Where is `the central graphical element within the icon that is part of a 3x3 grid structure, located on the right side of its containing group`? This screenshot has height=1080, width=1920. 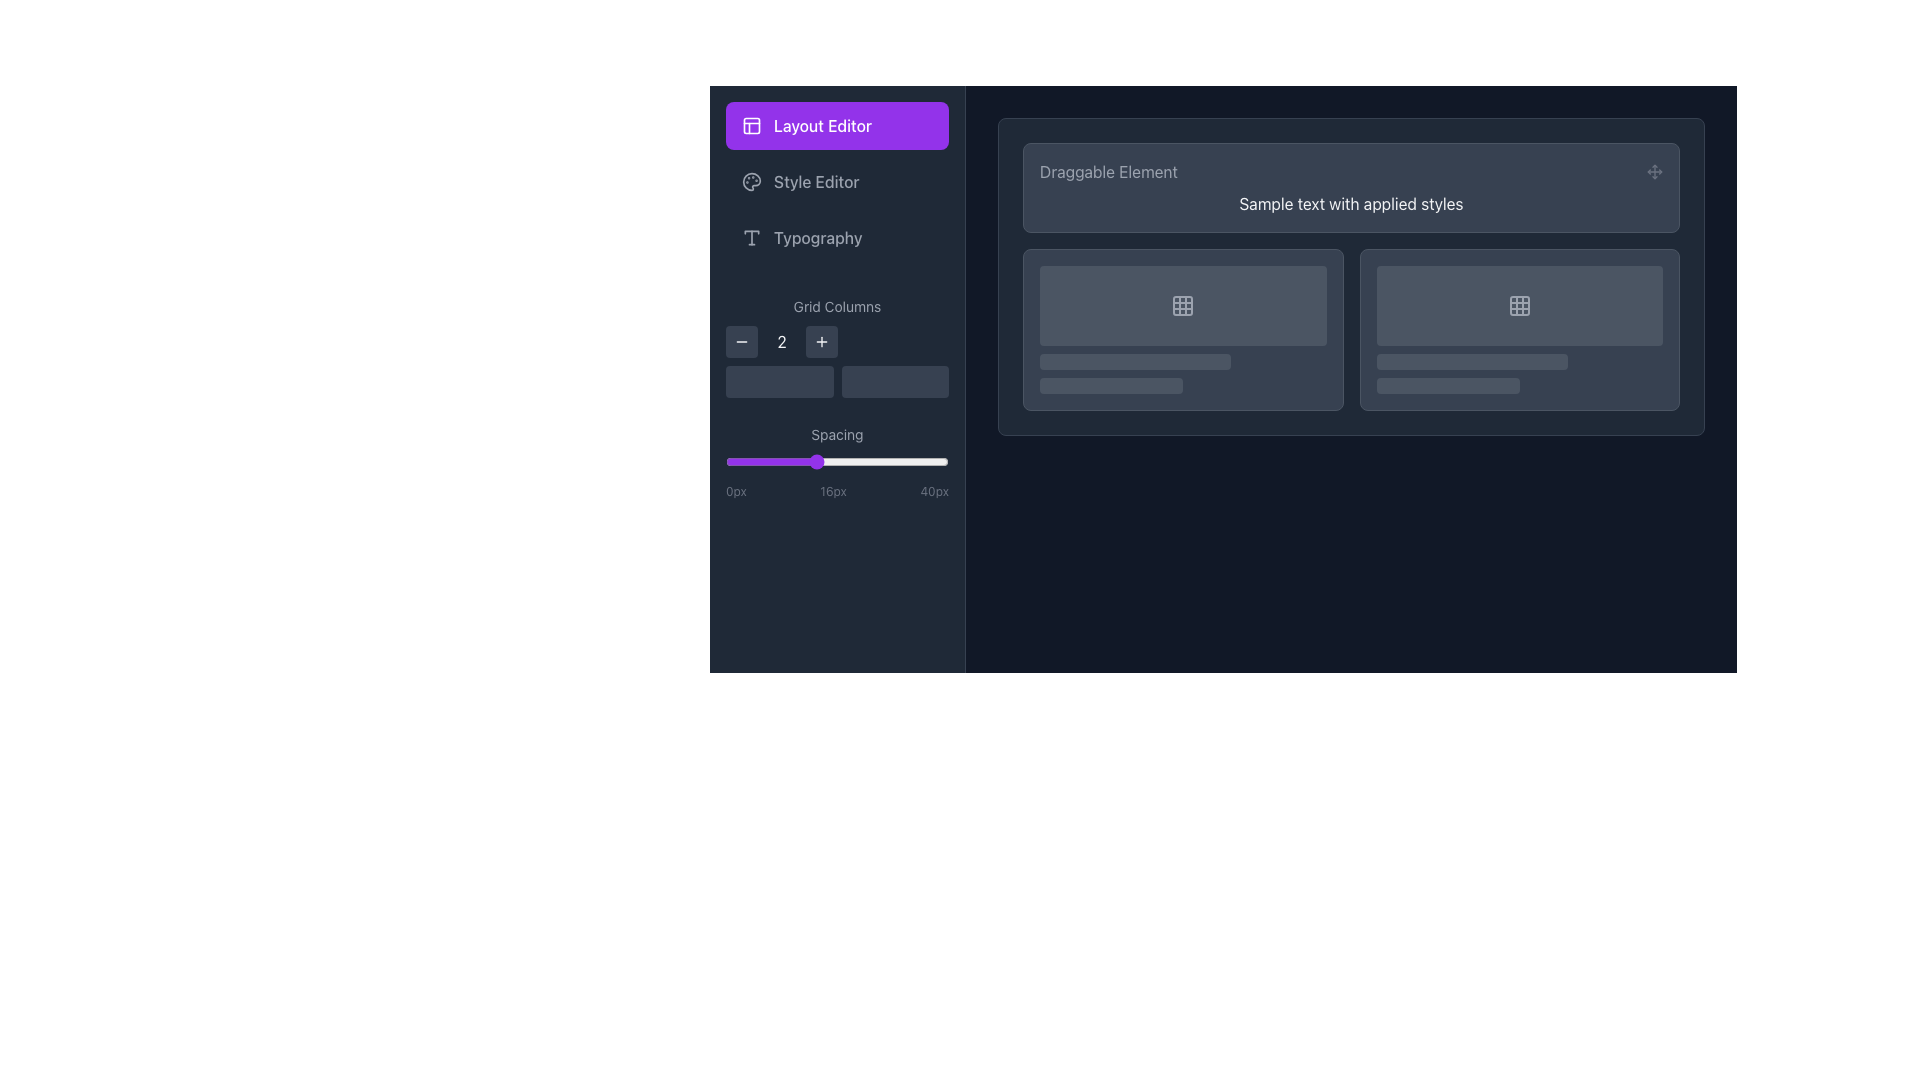
the central graphical element within the icon that is part of a 3x3 grid structure, located on the right side of its containing group is located at coordinates (1519, 305).